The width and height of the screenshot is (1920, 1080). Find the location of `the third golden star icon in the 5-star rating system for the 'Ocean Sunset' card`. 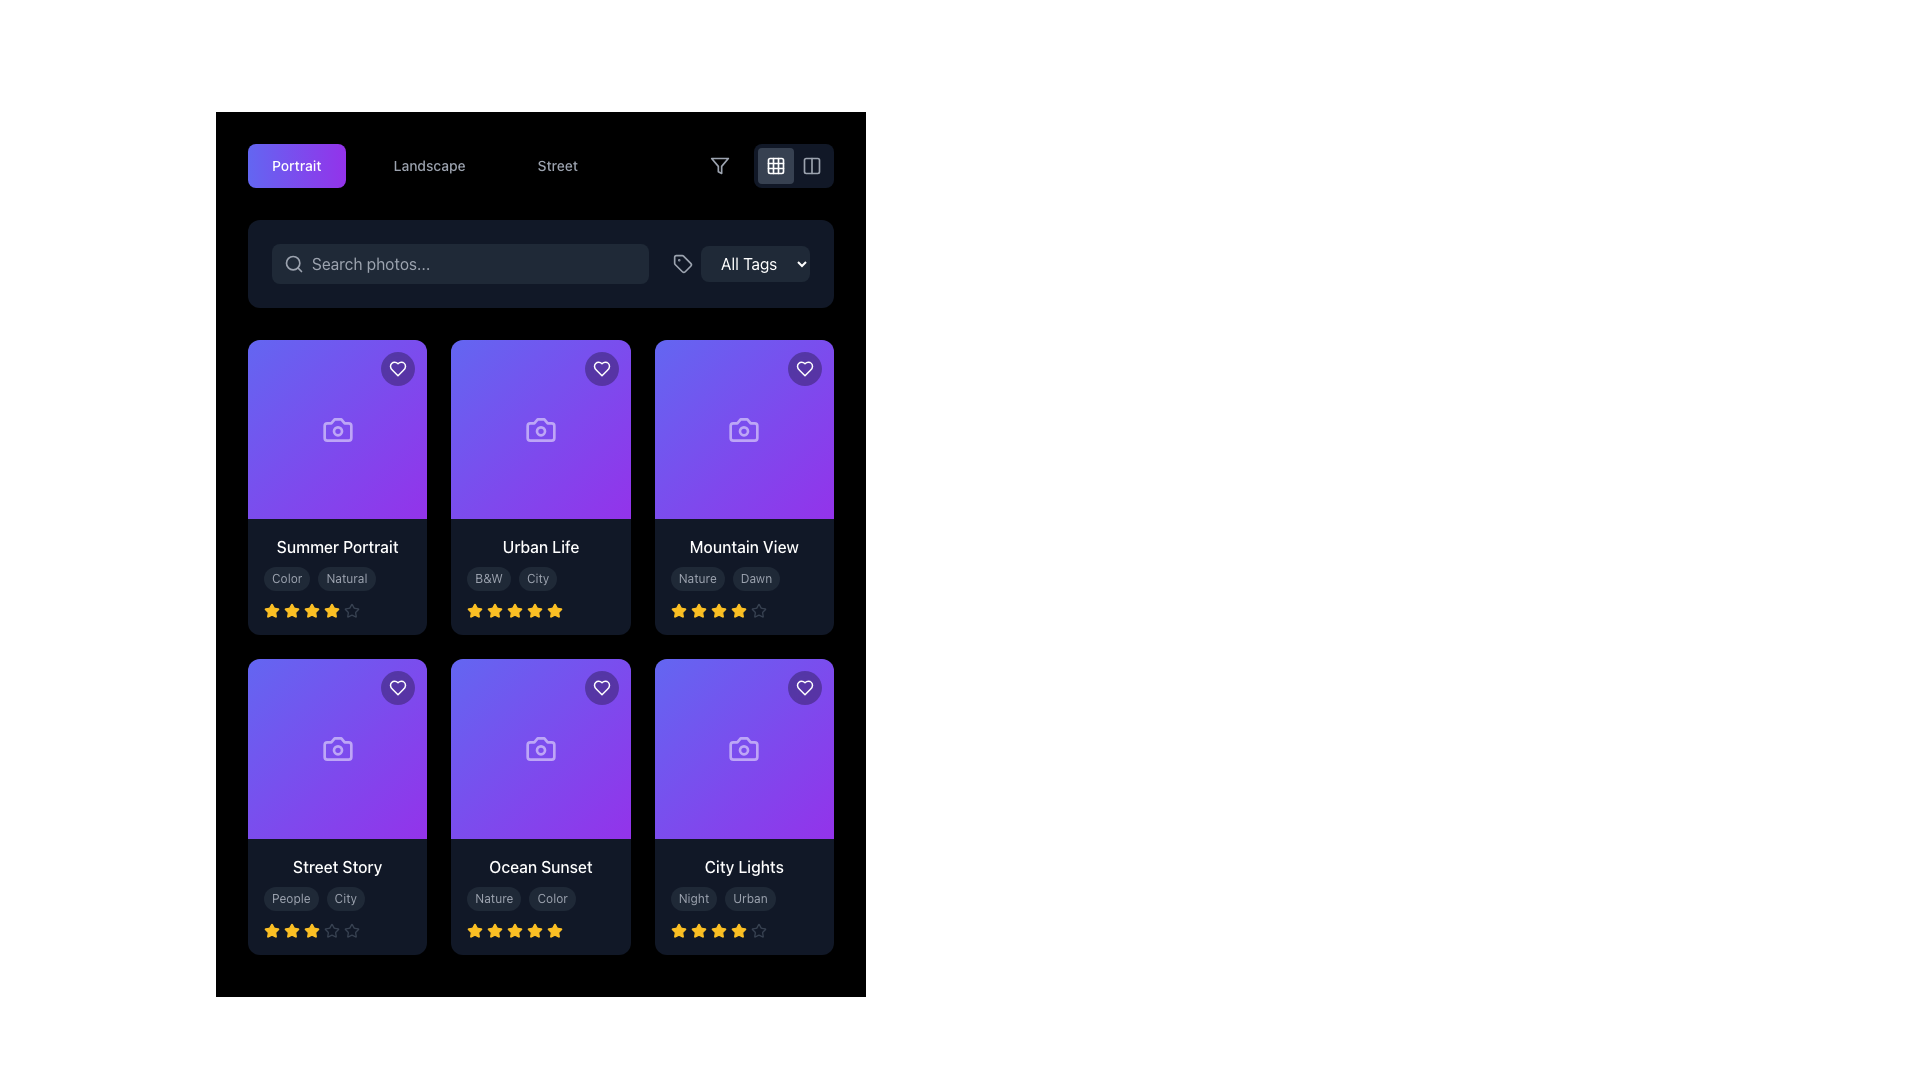

the third golden star icon in the 5-star rating system for the 'Ocean Sunset' card is located at coordinates (495, 930).